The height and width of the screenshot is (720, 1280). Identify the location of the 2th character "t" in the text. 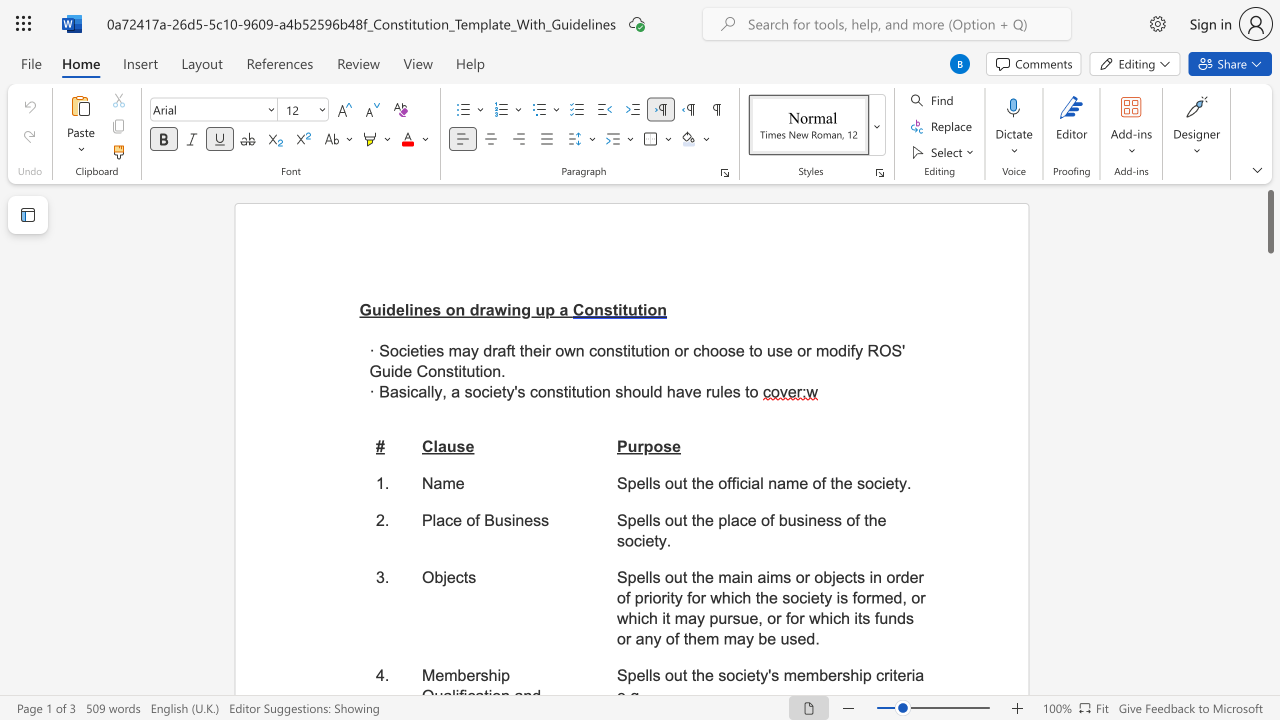
(463, 371).